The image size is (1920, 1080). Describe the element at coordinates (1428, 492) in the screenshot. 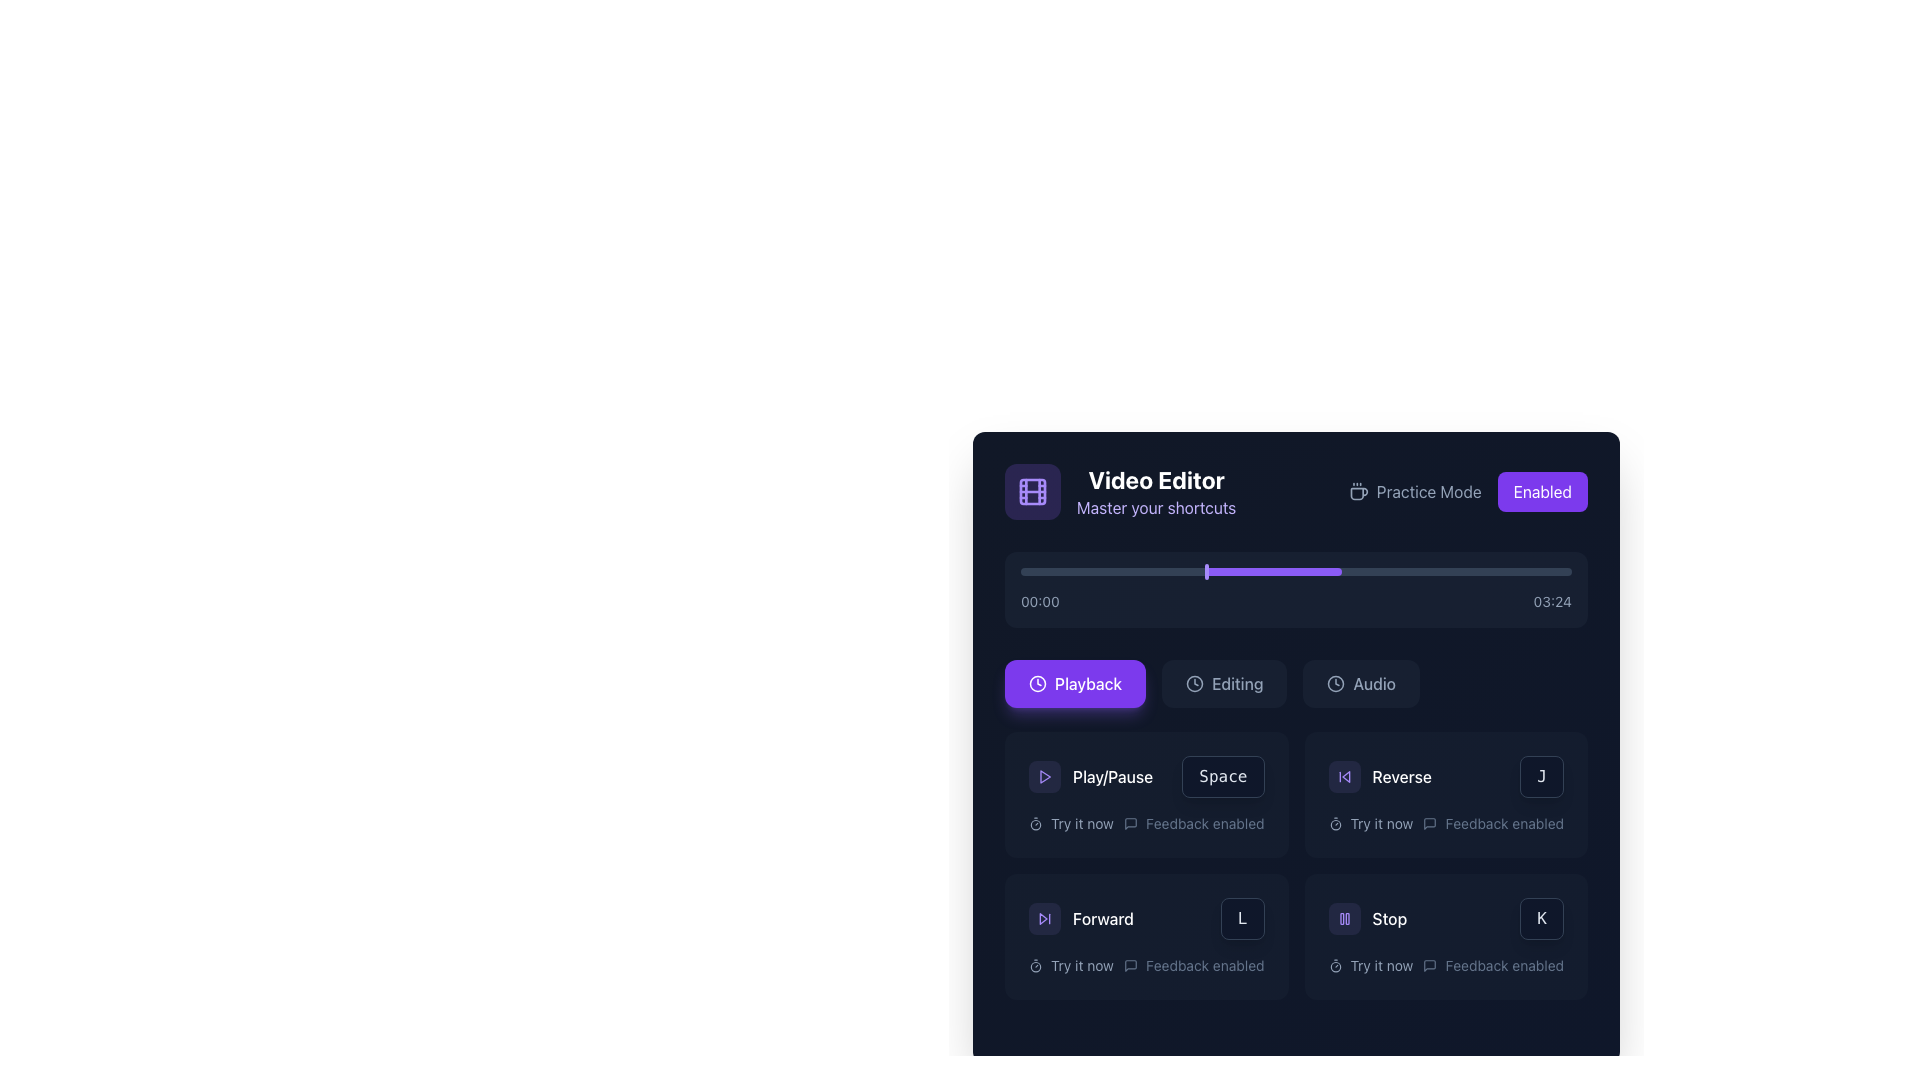

I see `the 'Practice Mode' text label that indicates the status of the feature, located between an icon on the left and an 'Enabled' label on the right` at that location.